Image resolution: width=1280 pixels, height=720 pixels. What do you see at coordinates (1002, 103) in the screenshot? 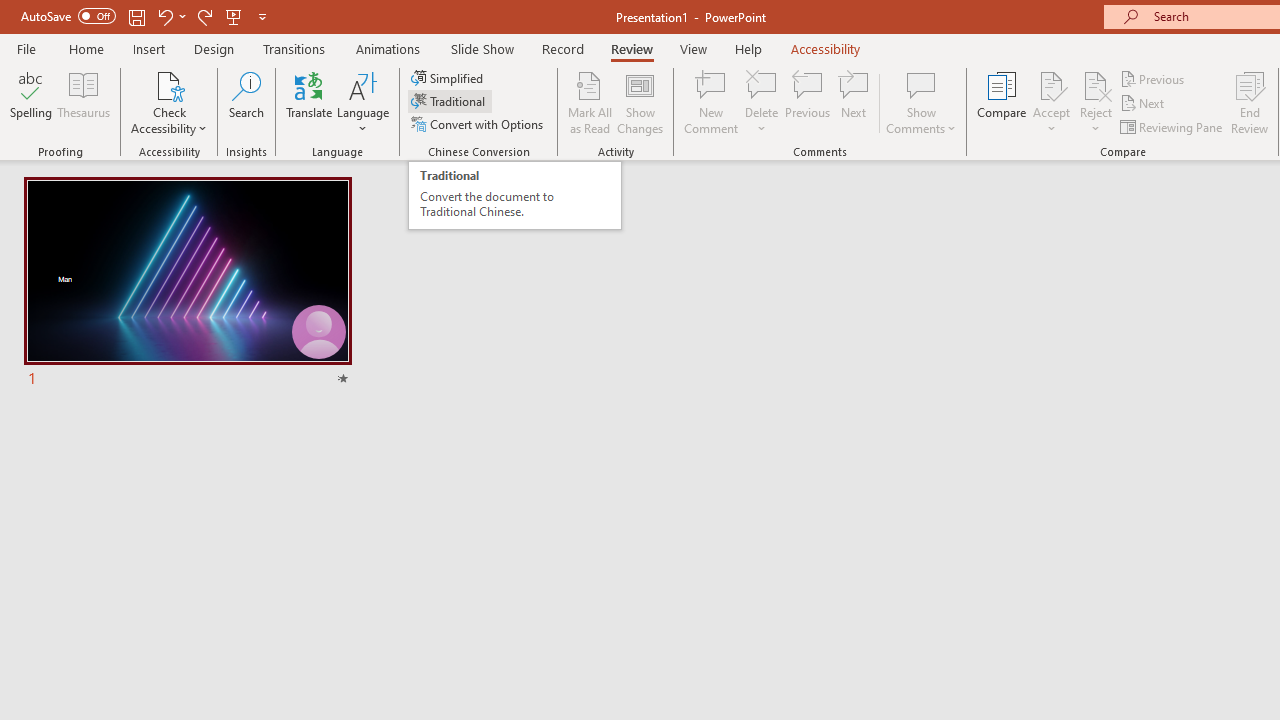
I see `'Compare'` at bounding box center [1002, 103].